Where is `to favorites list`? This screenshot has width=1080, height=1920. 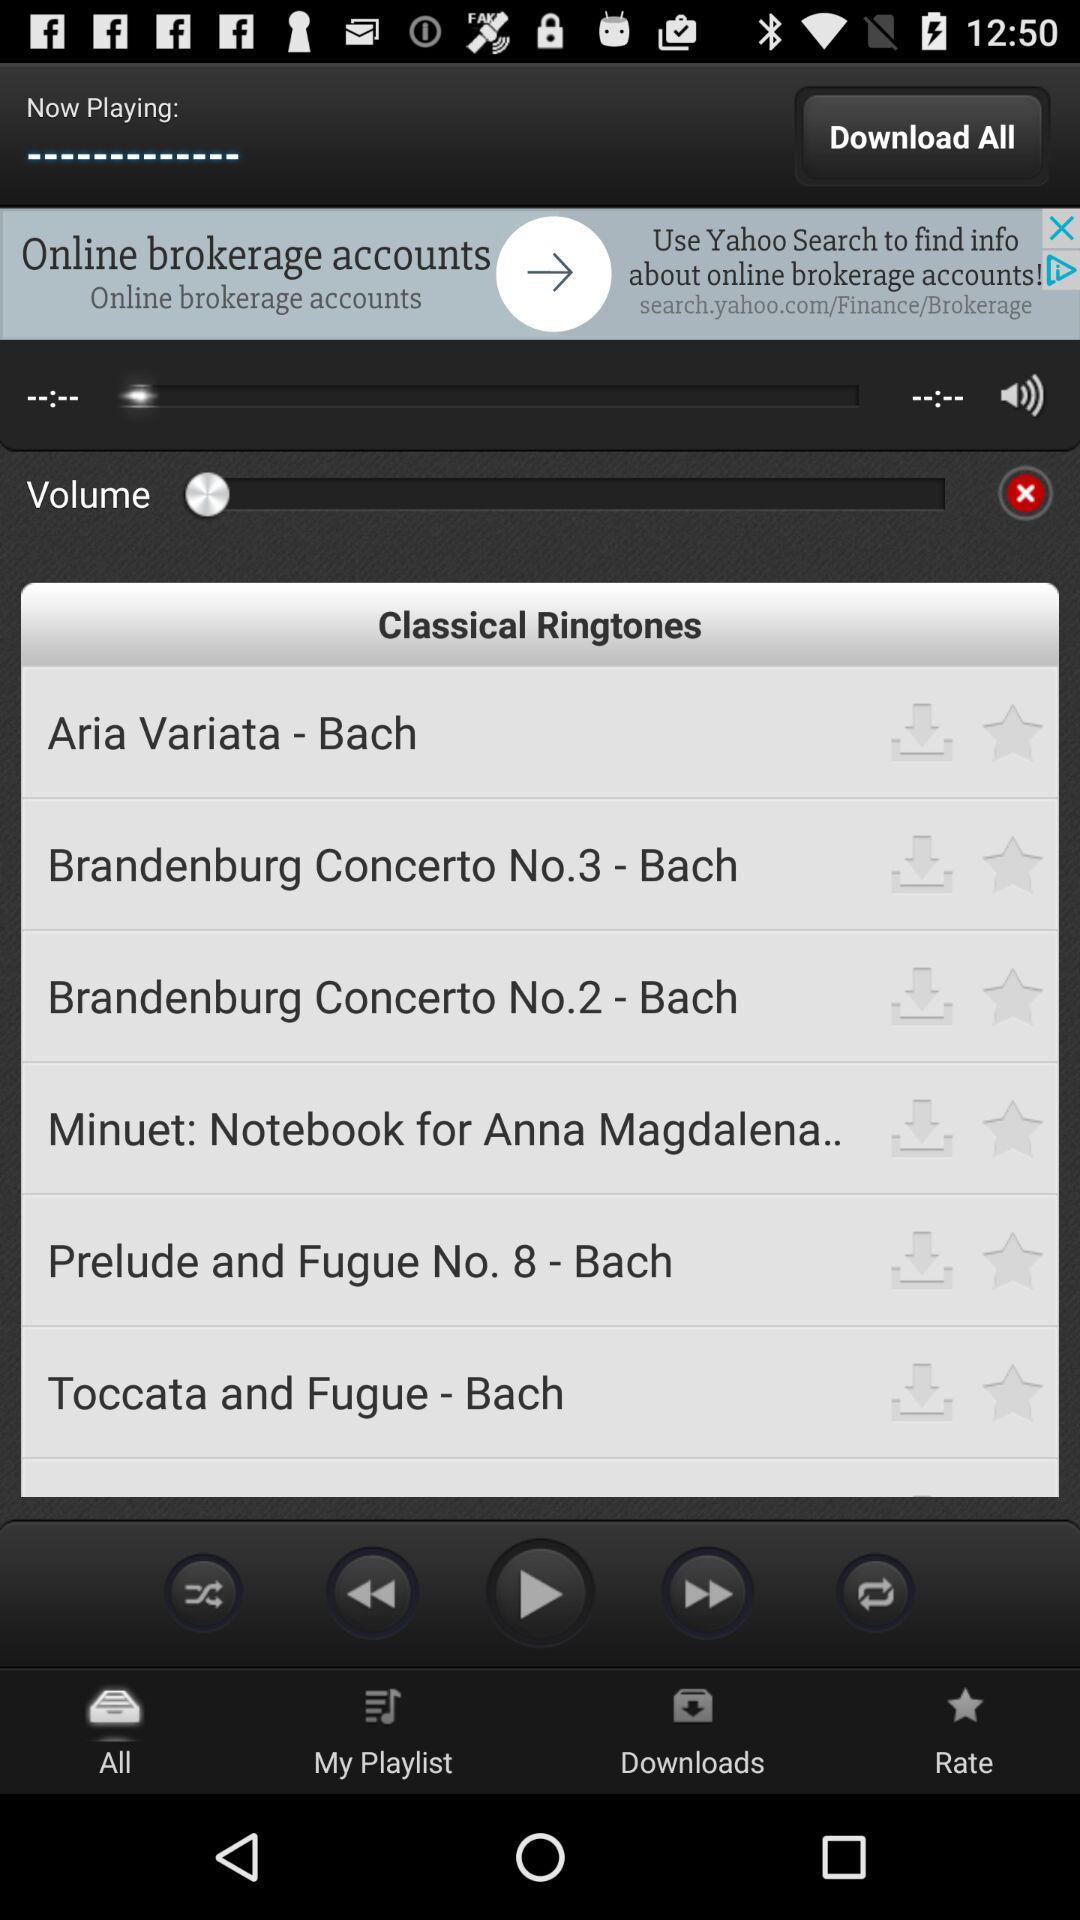 to favorites list is located at coordinates (1013, 730).